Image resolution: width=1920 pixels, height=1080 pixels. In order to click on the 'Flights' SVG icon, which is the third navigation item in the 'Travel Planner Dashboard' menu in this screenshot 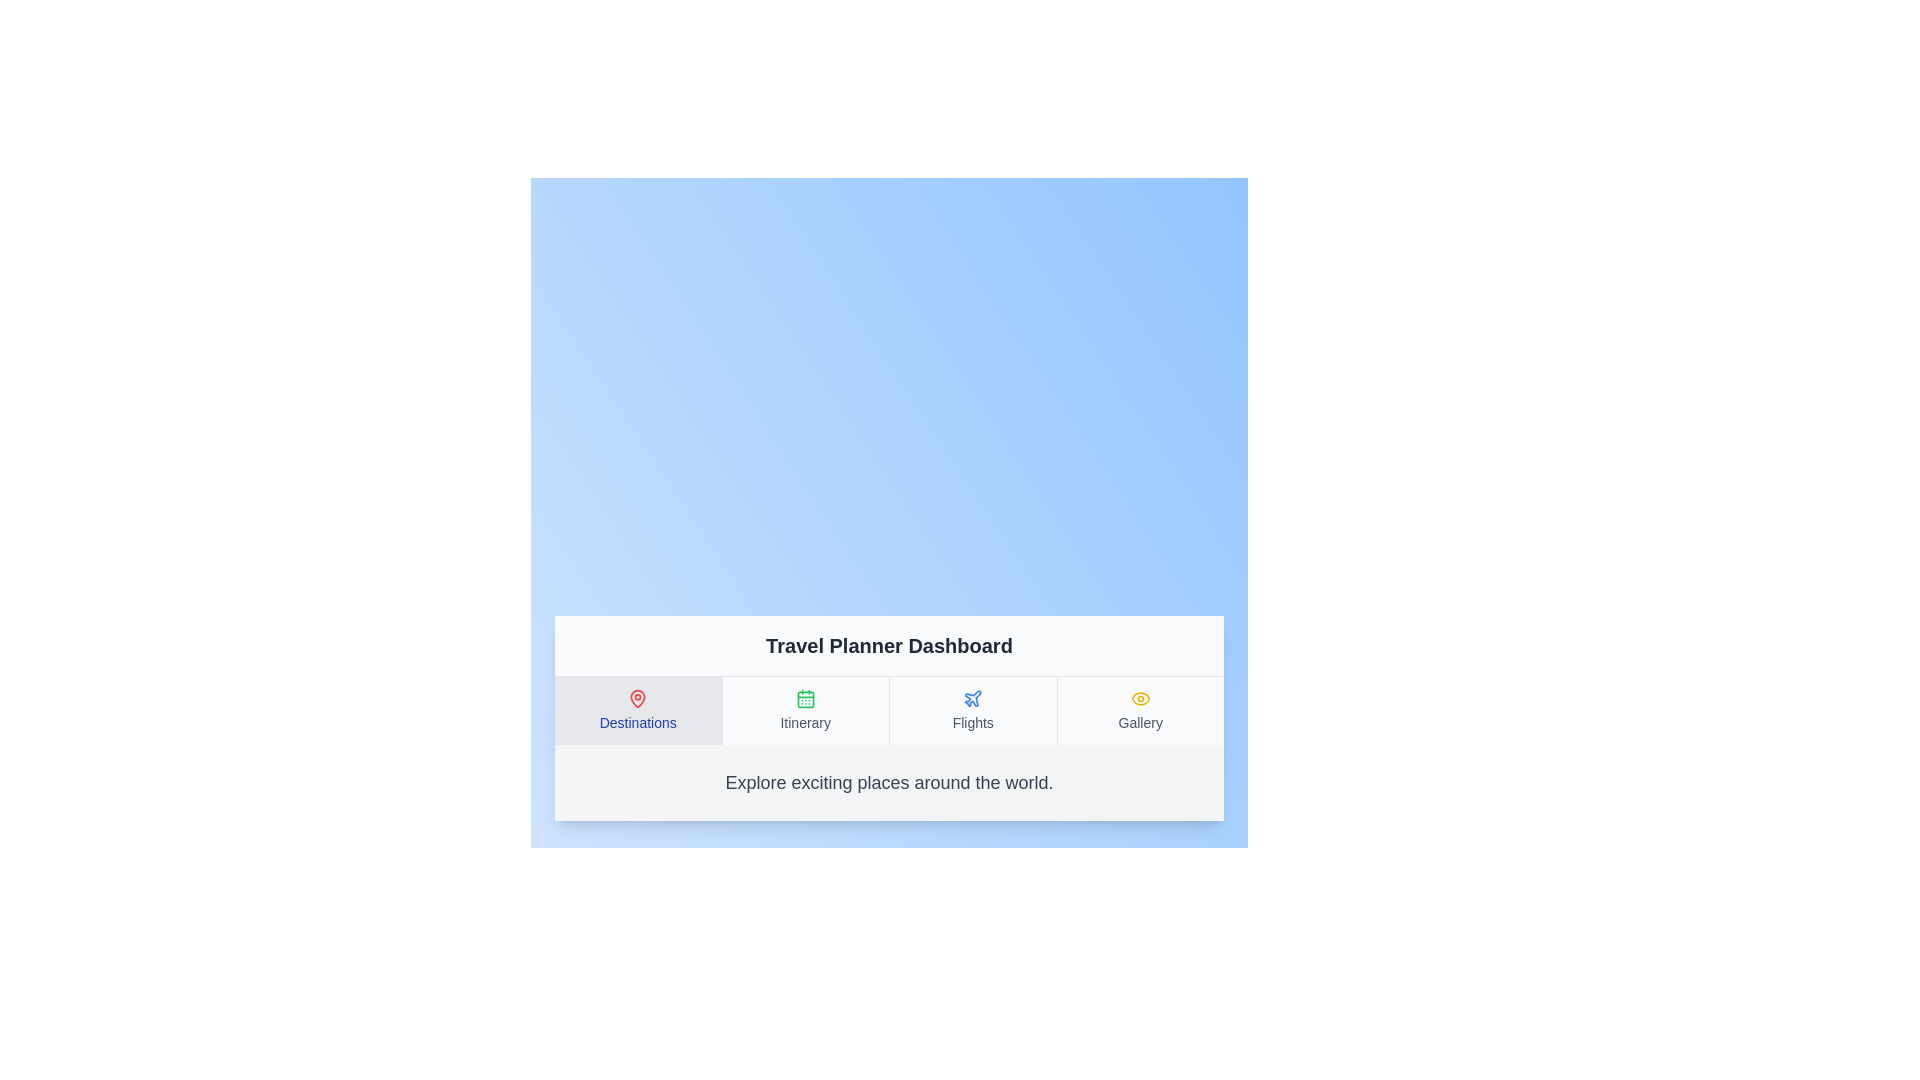, I will do `click(973, 697)`.